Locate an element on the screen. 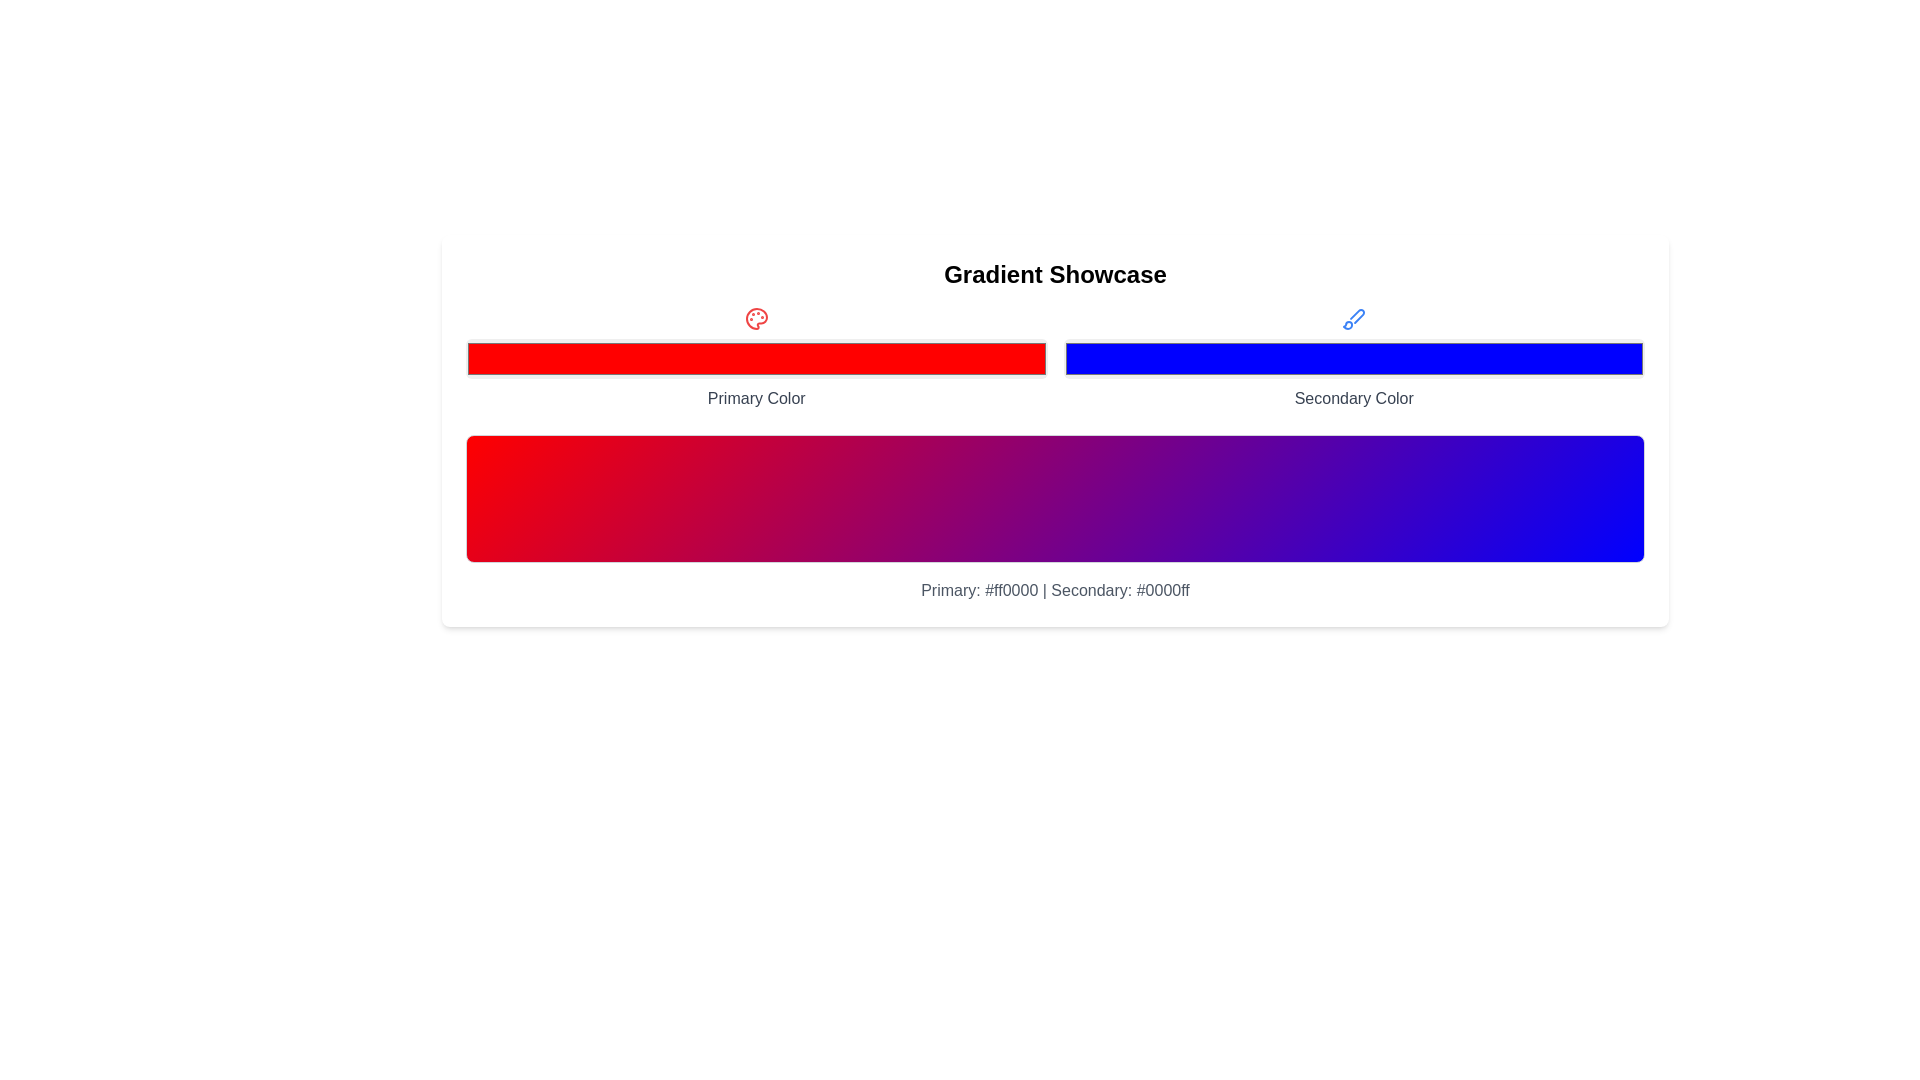  the text label displaying the primary color '#ff0000' to trigger potential tooltips is located at coordinates (979, 589).